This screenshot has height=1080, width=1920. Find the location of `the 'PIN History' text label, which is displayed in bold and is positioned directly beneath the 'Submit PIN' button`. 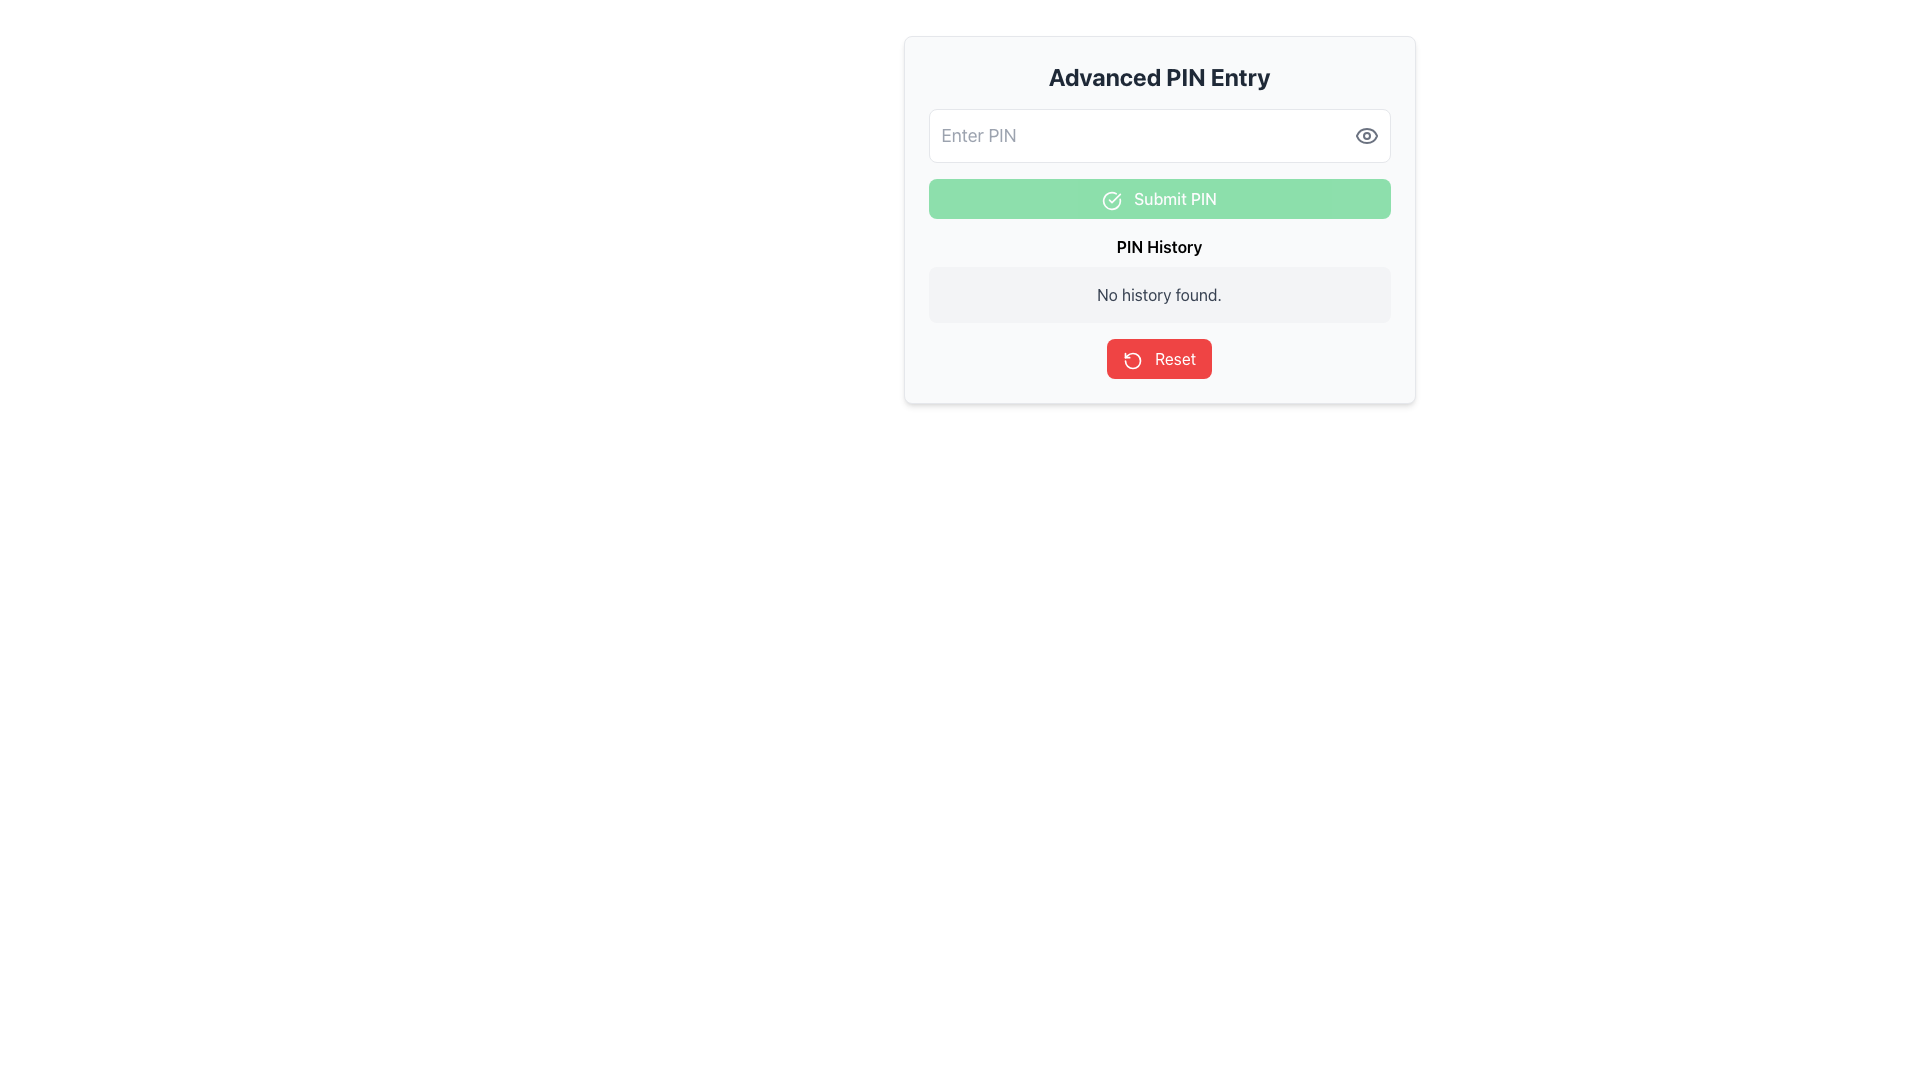

the 'PIN History' text label, which is displayed in bold and is positioned directly beneath the 'Submit PIN' button is located at coordinates (1159, 245).